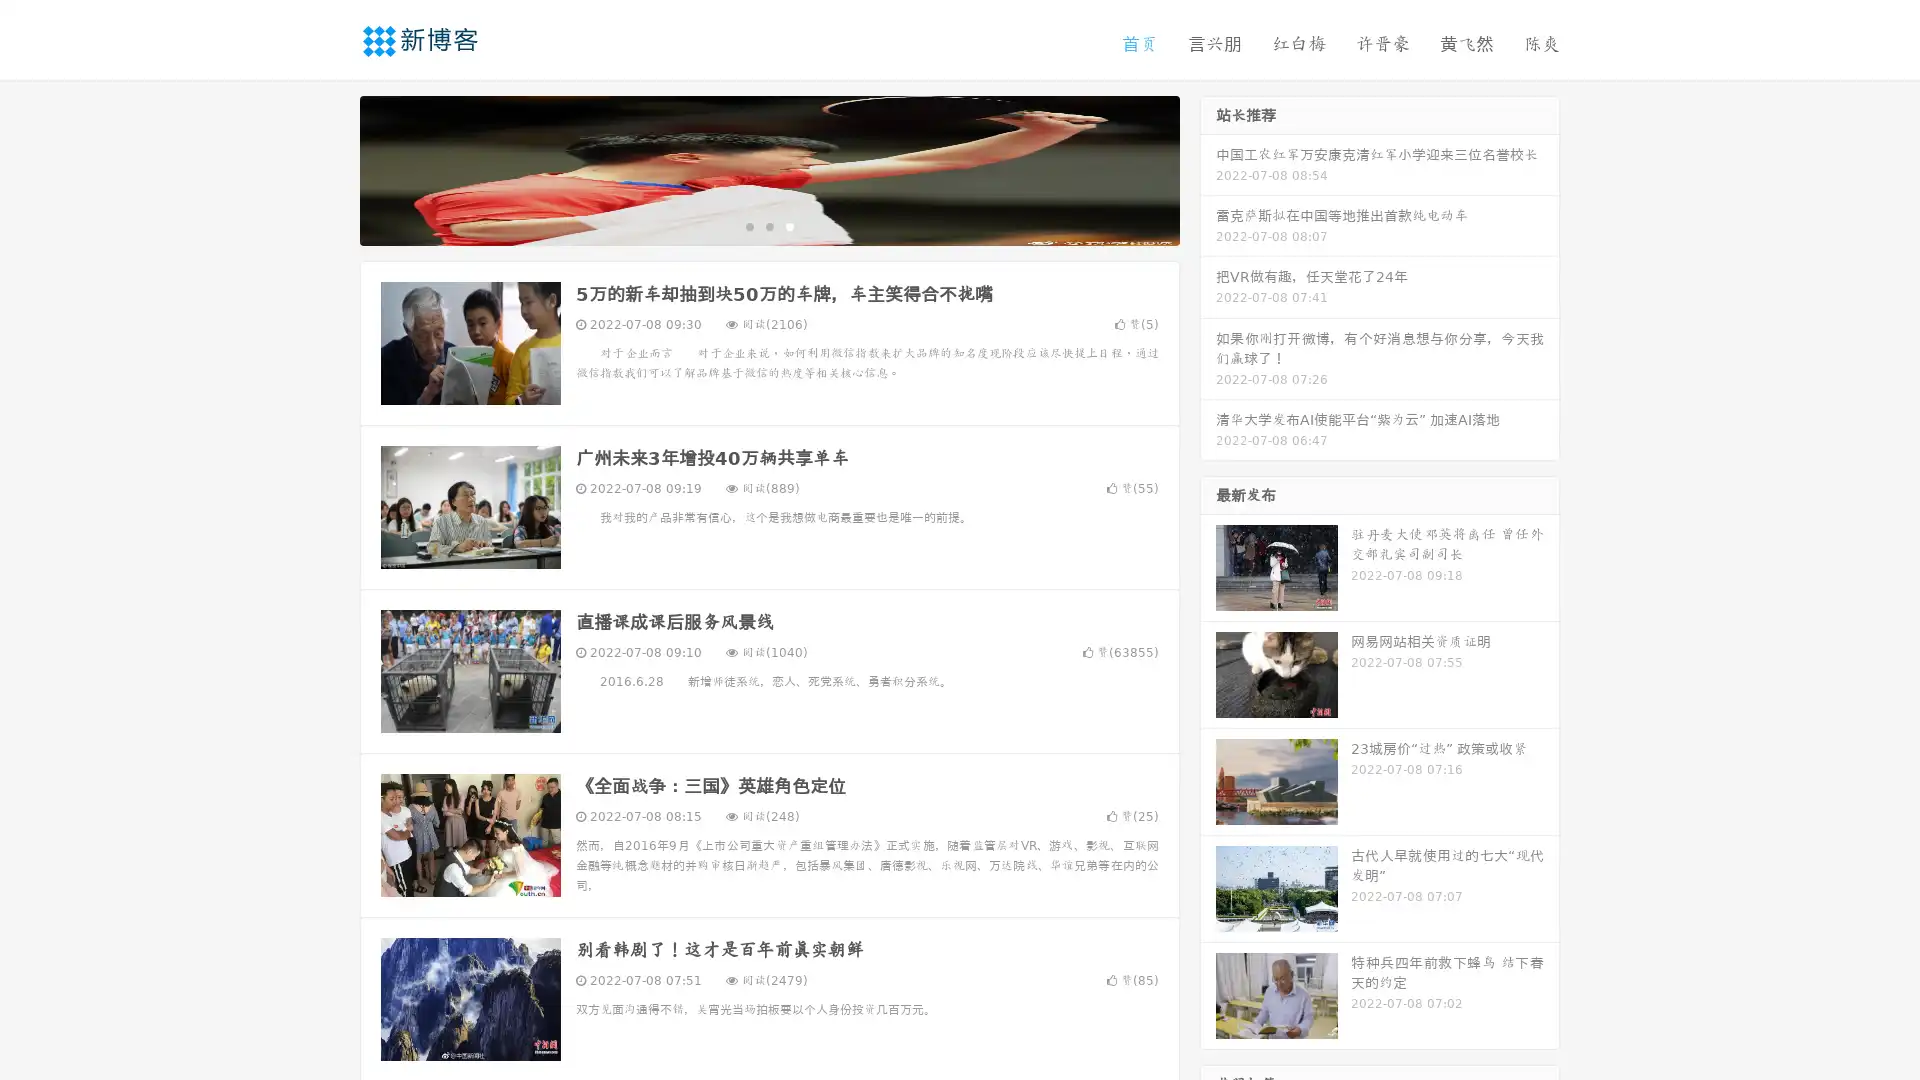 The height and width of the screenshot is (1080, 1920). Describe the element at coordinates (748, 225) in the screenshot. I see `Go to slide 1` at that location.